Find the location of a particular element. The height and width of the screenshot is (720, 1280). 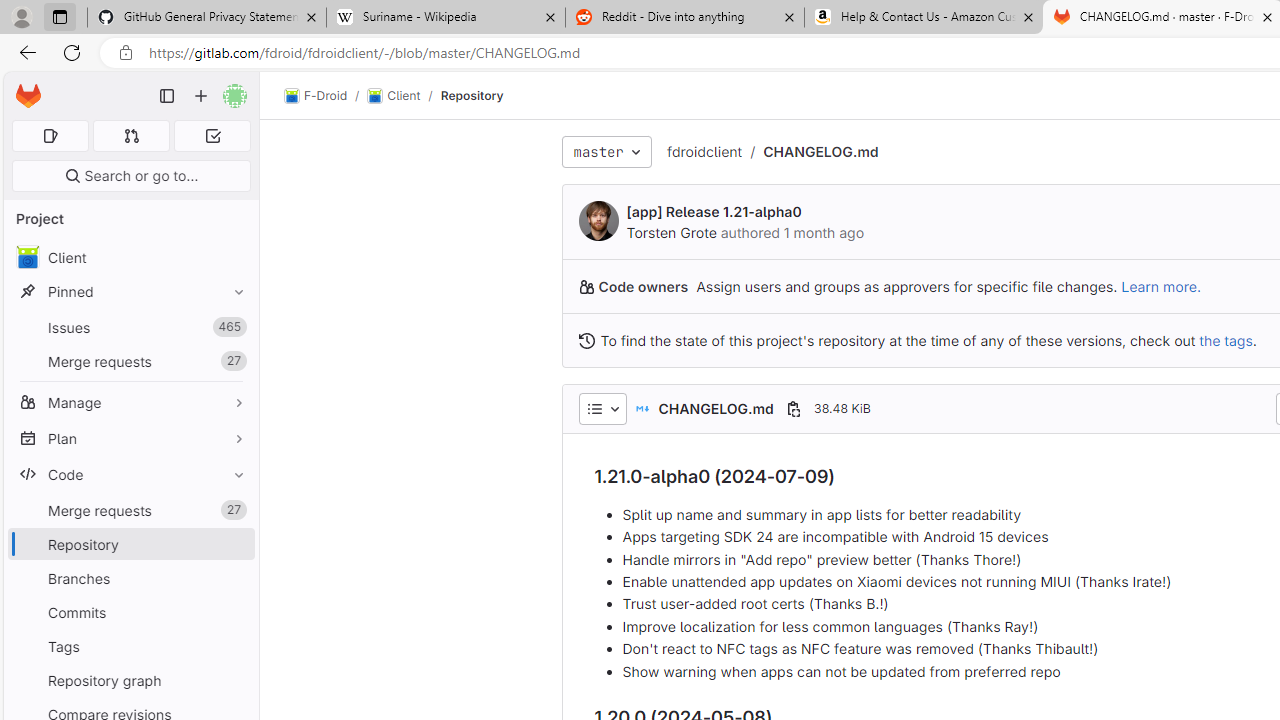

'Merge requests 27' is located at coordinates (130, 509).